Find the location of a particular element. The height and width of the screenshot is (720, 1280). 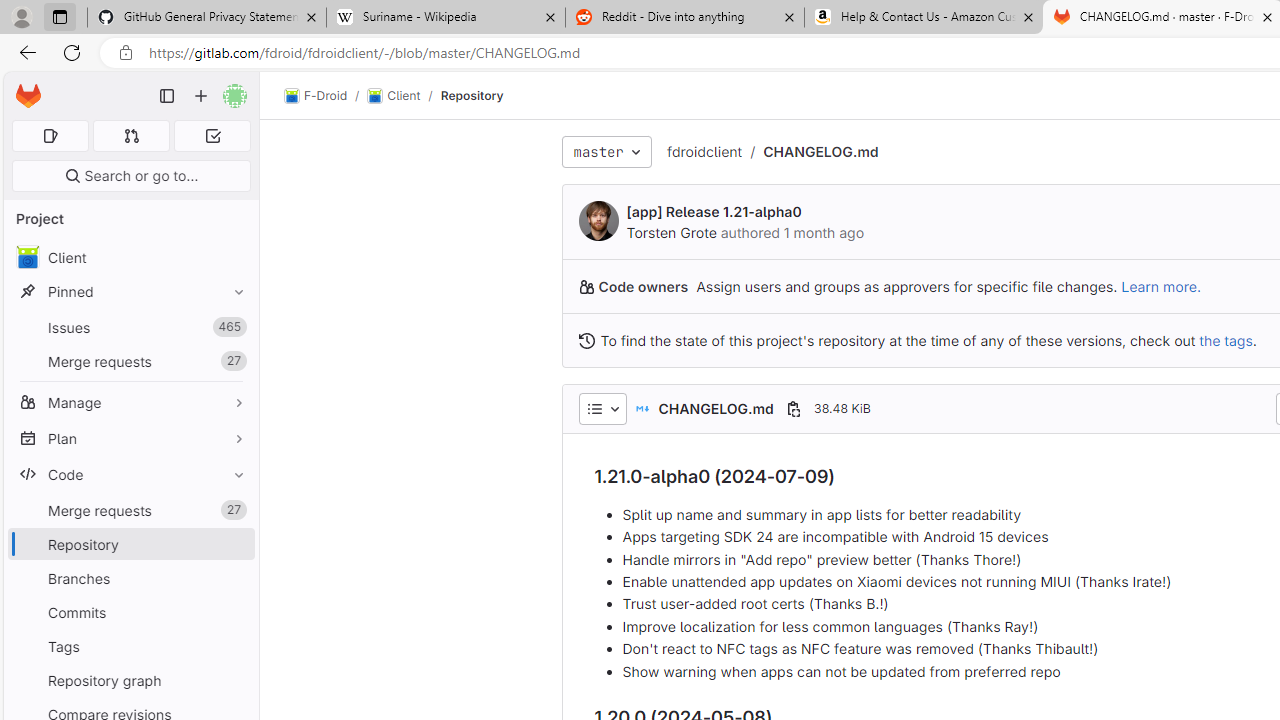

'Merge requests 27' is located at coordinates (130, 509).